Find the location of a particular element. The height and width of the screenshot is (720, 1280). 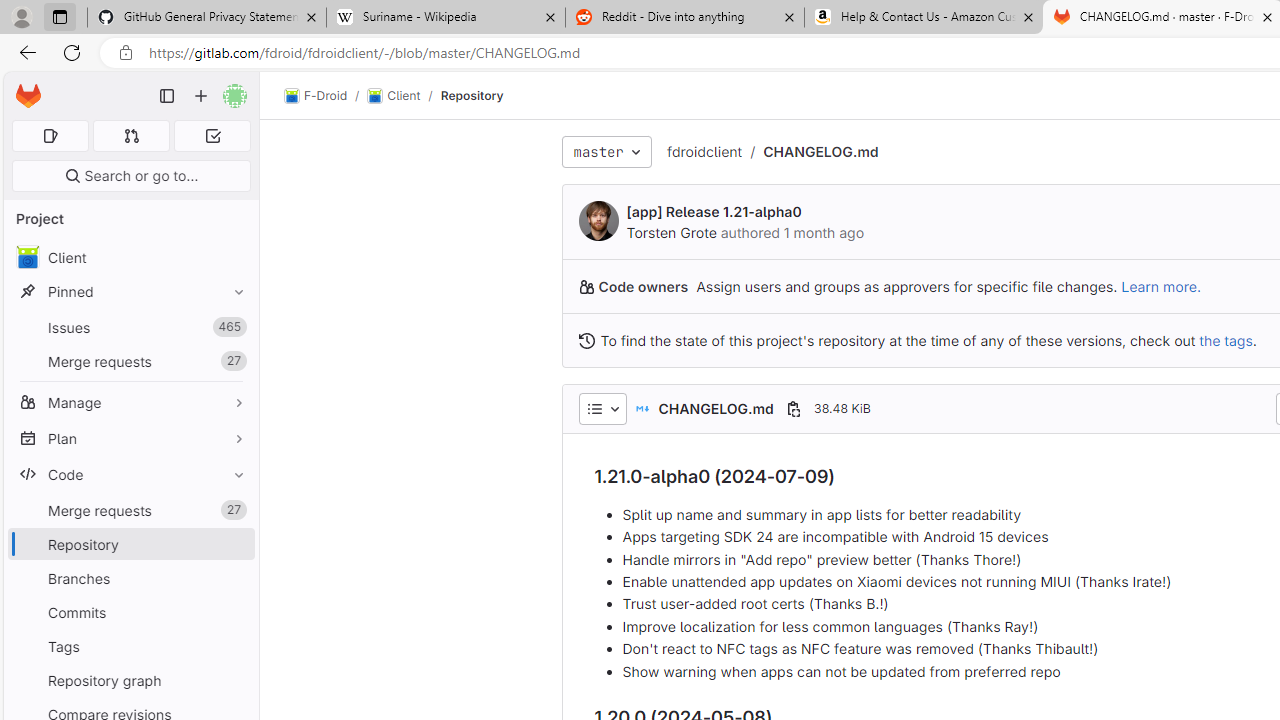

'Merge requests 27' is located at coordinates (130, 509).